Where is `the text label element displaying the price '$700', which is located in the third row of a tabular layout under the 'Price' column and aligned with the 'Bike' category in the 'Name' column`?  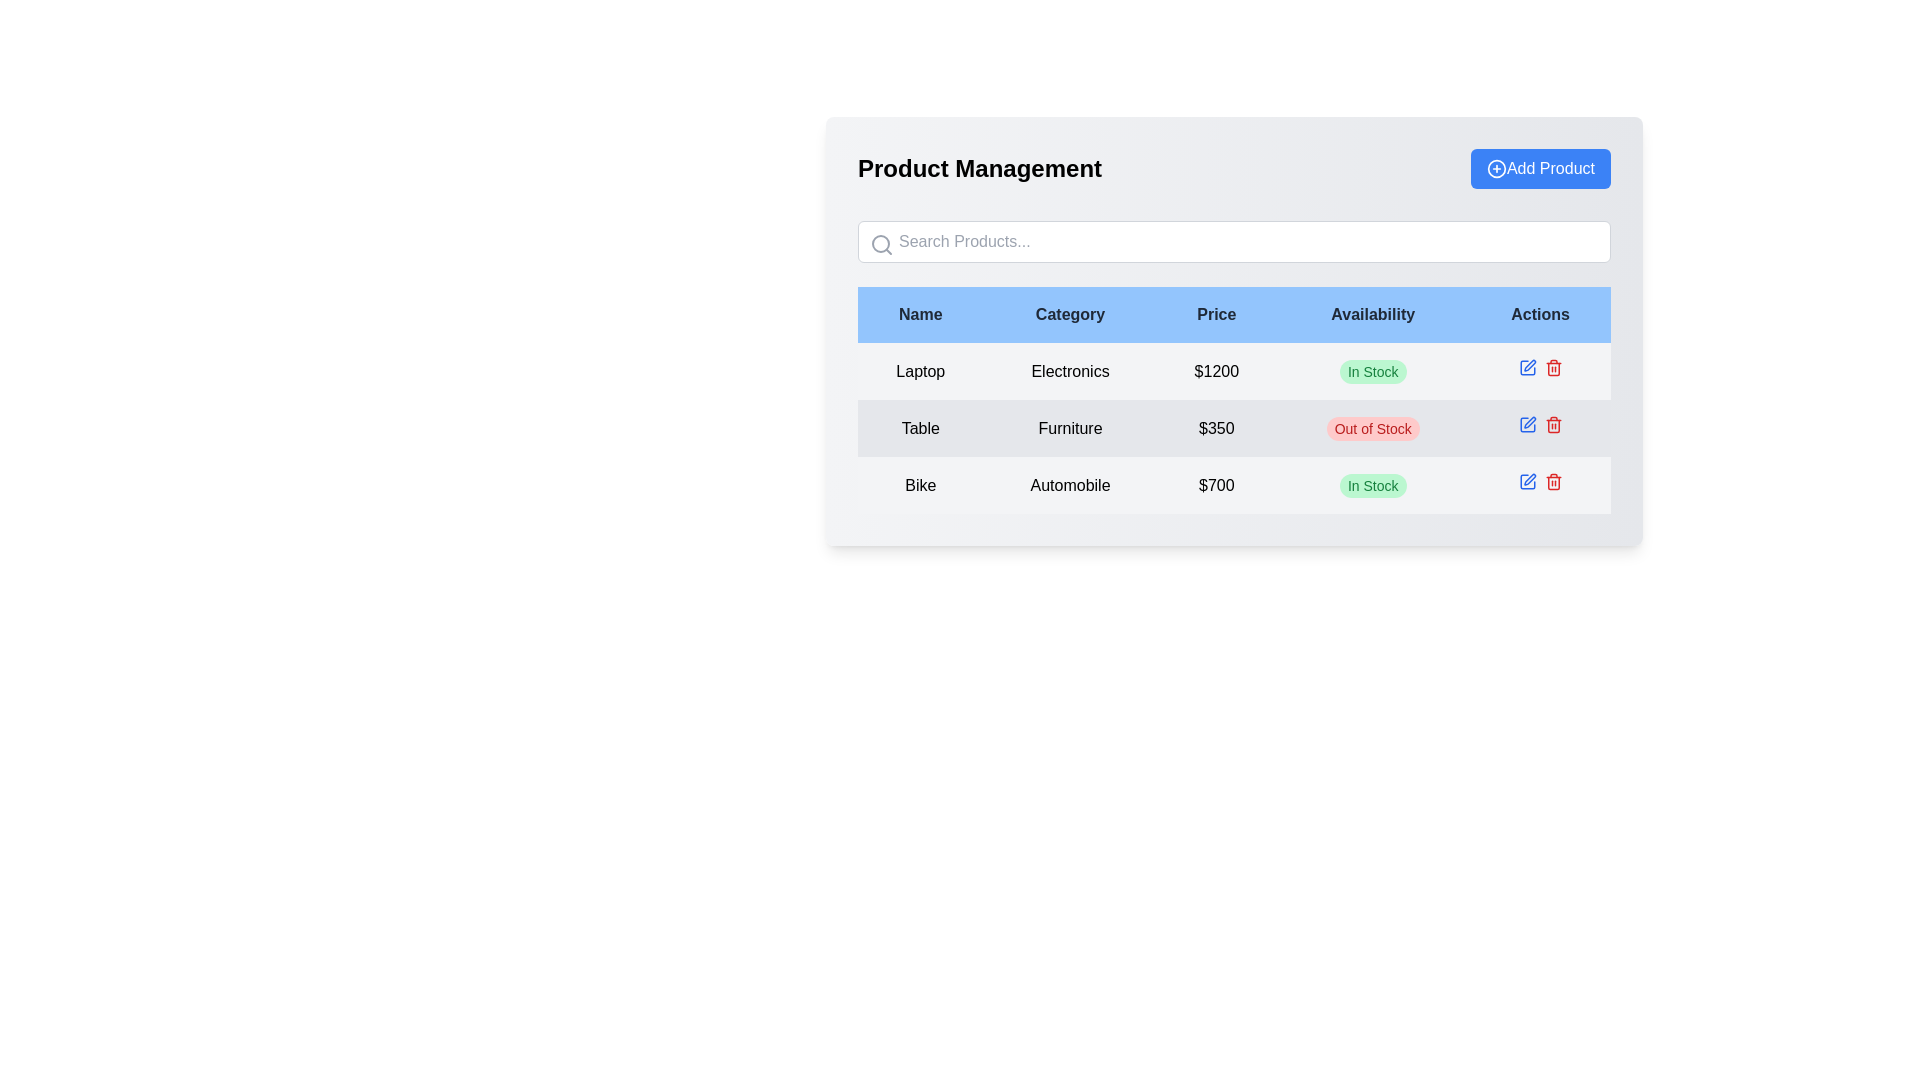 the text label element displaying the price '$700', which is located in the third row of a tabular layout under the 'Price' column and aligned with the 'Bike' category in the 'Name' column is located at coordinates (1215, 485).